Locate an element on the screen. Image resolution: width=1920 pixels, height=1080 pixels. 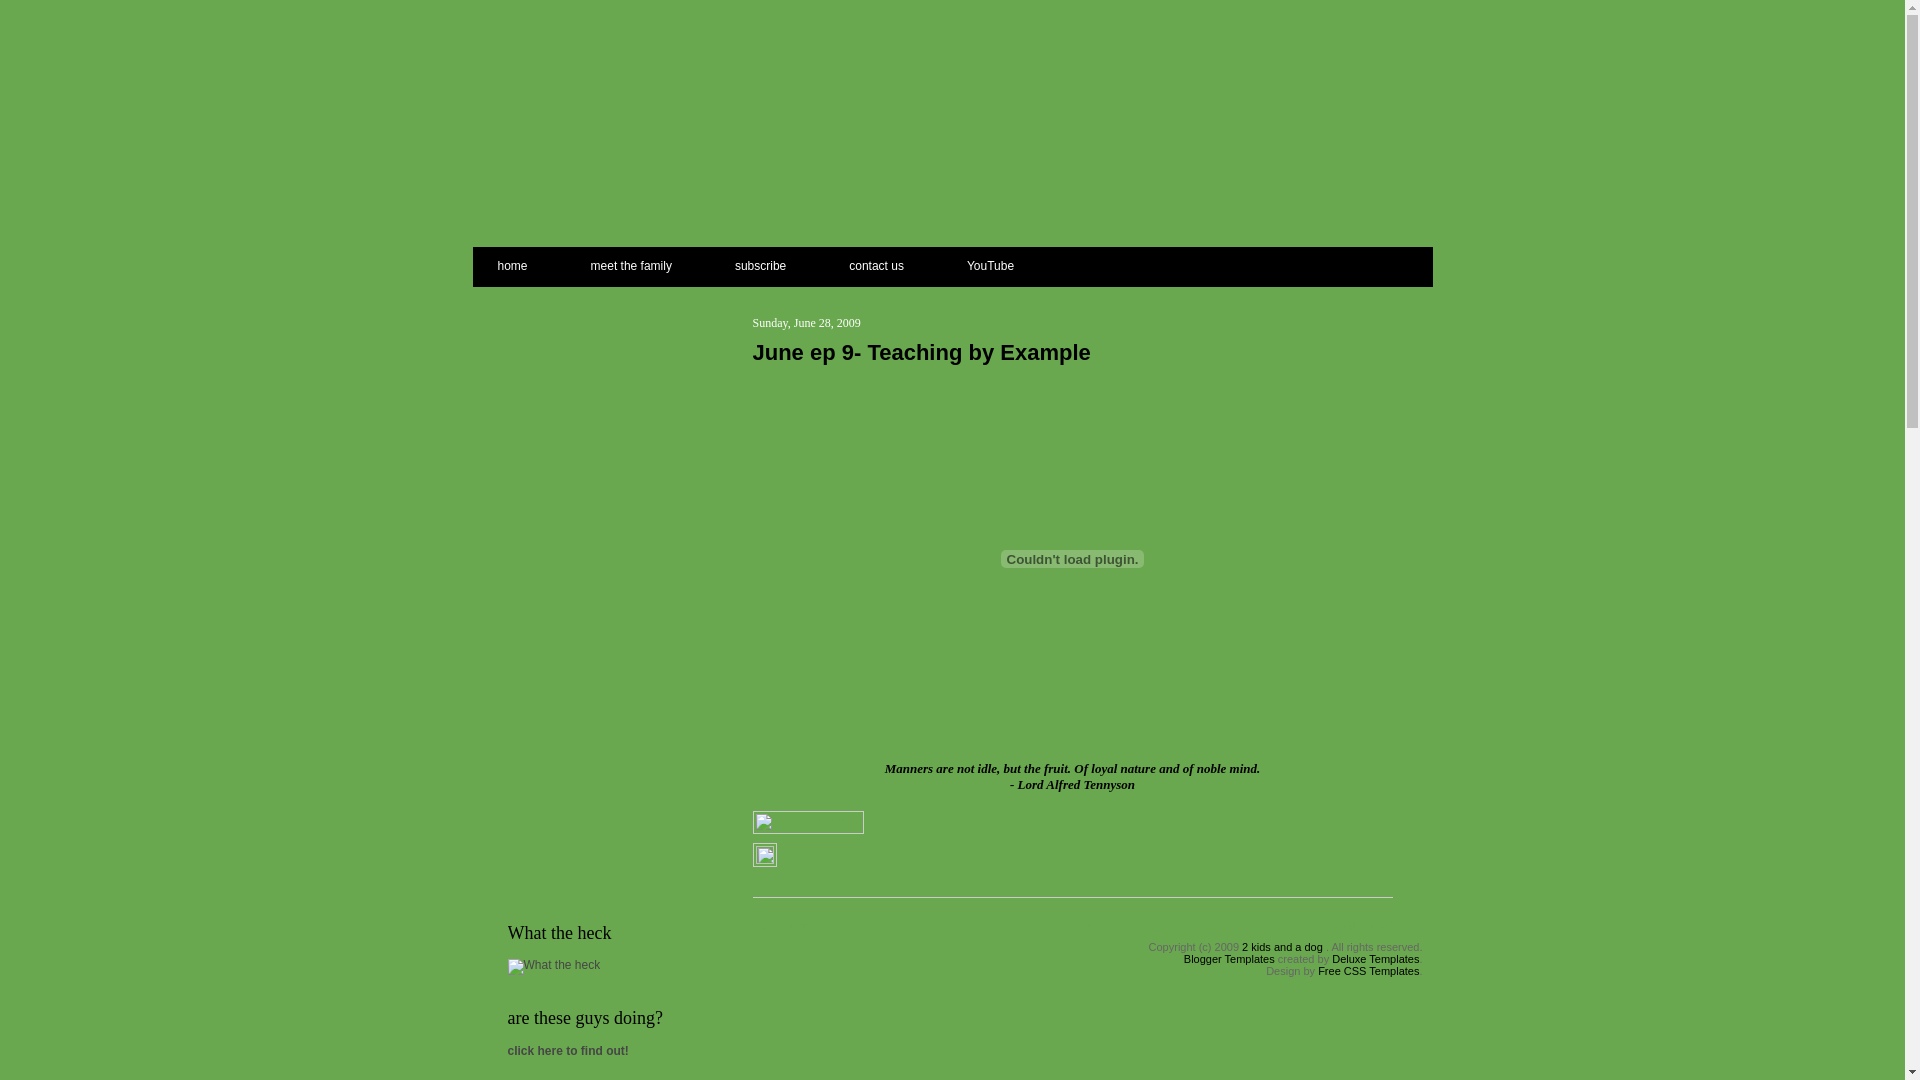
'Older Post' is located at coordinates (1363, 925).